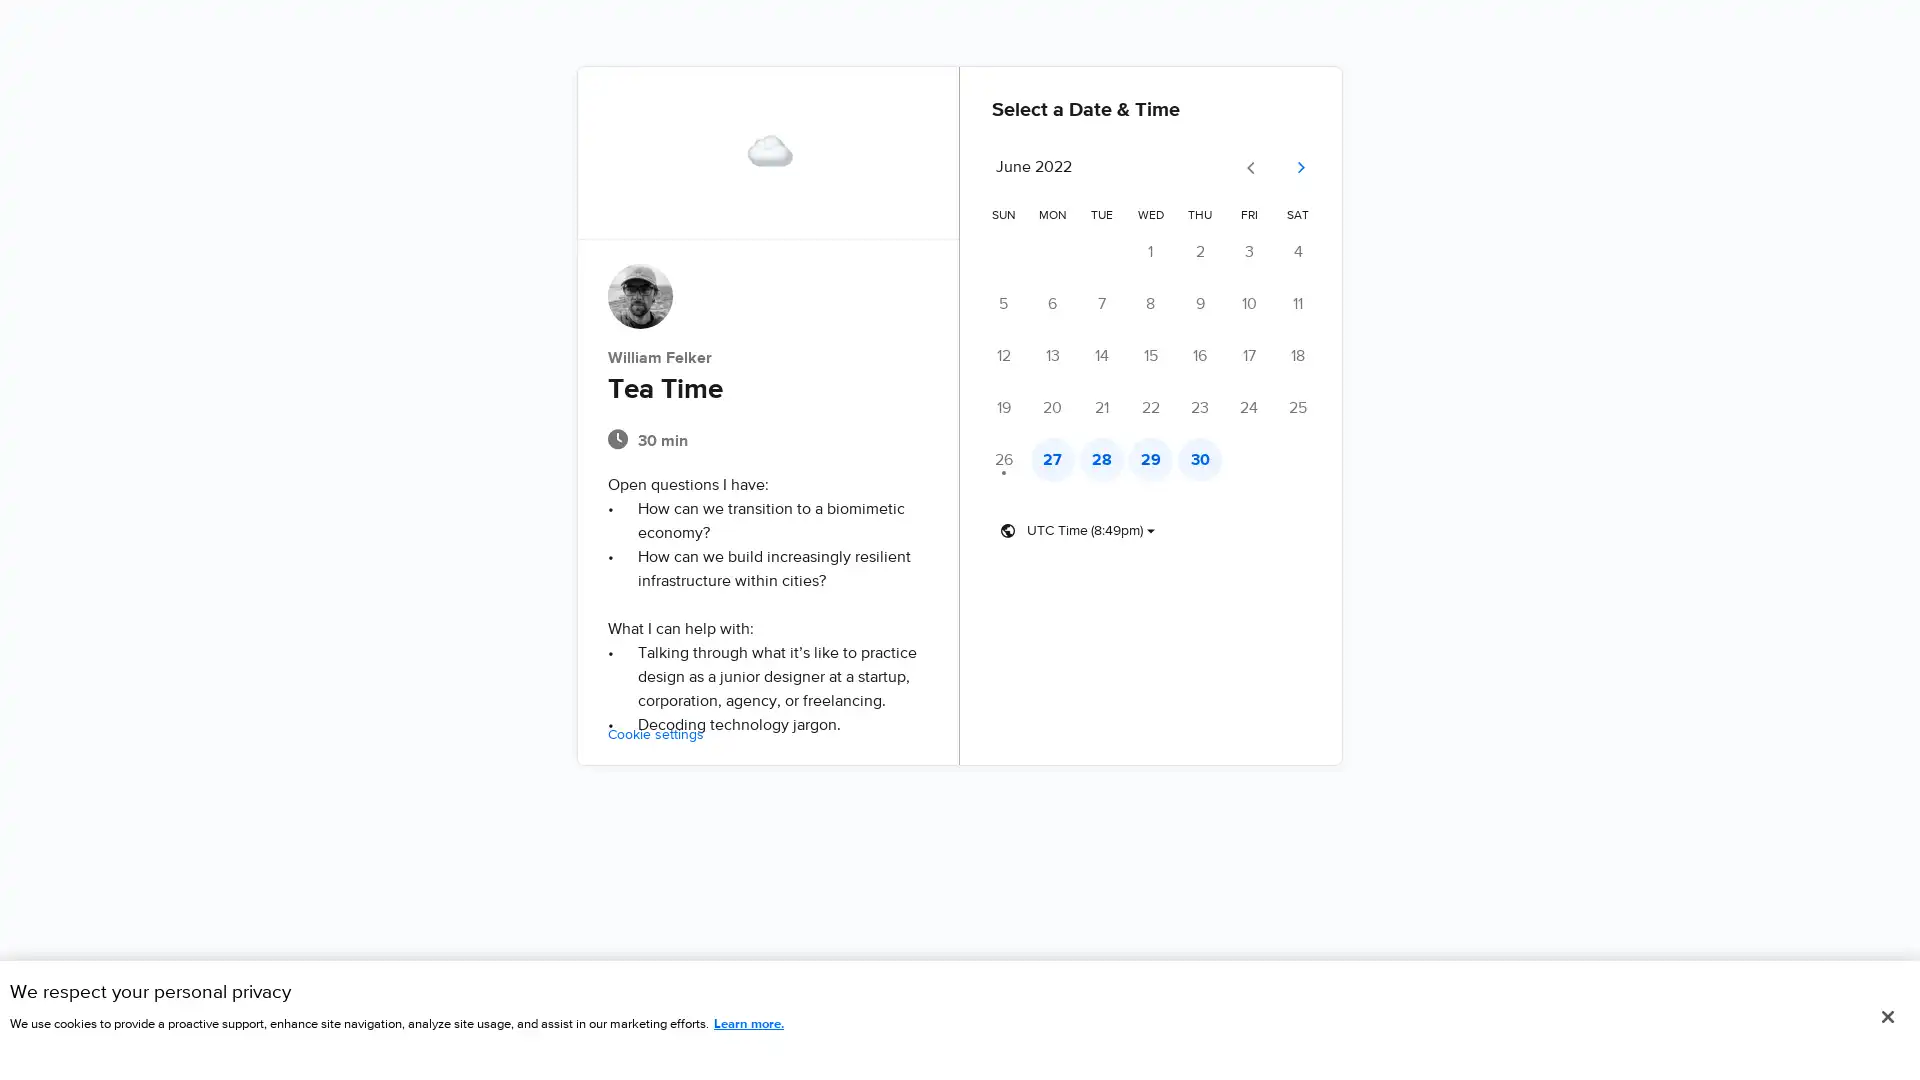 Image resolution: width=1920 pixels, height=1080 pixels. Describe the element at coordinates (1209, 459) in the screenshot. I see `Thursday, June 30 - Times available` at that location.